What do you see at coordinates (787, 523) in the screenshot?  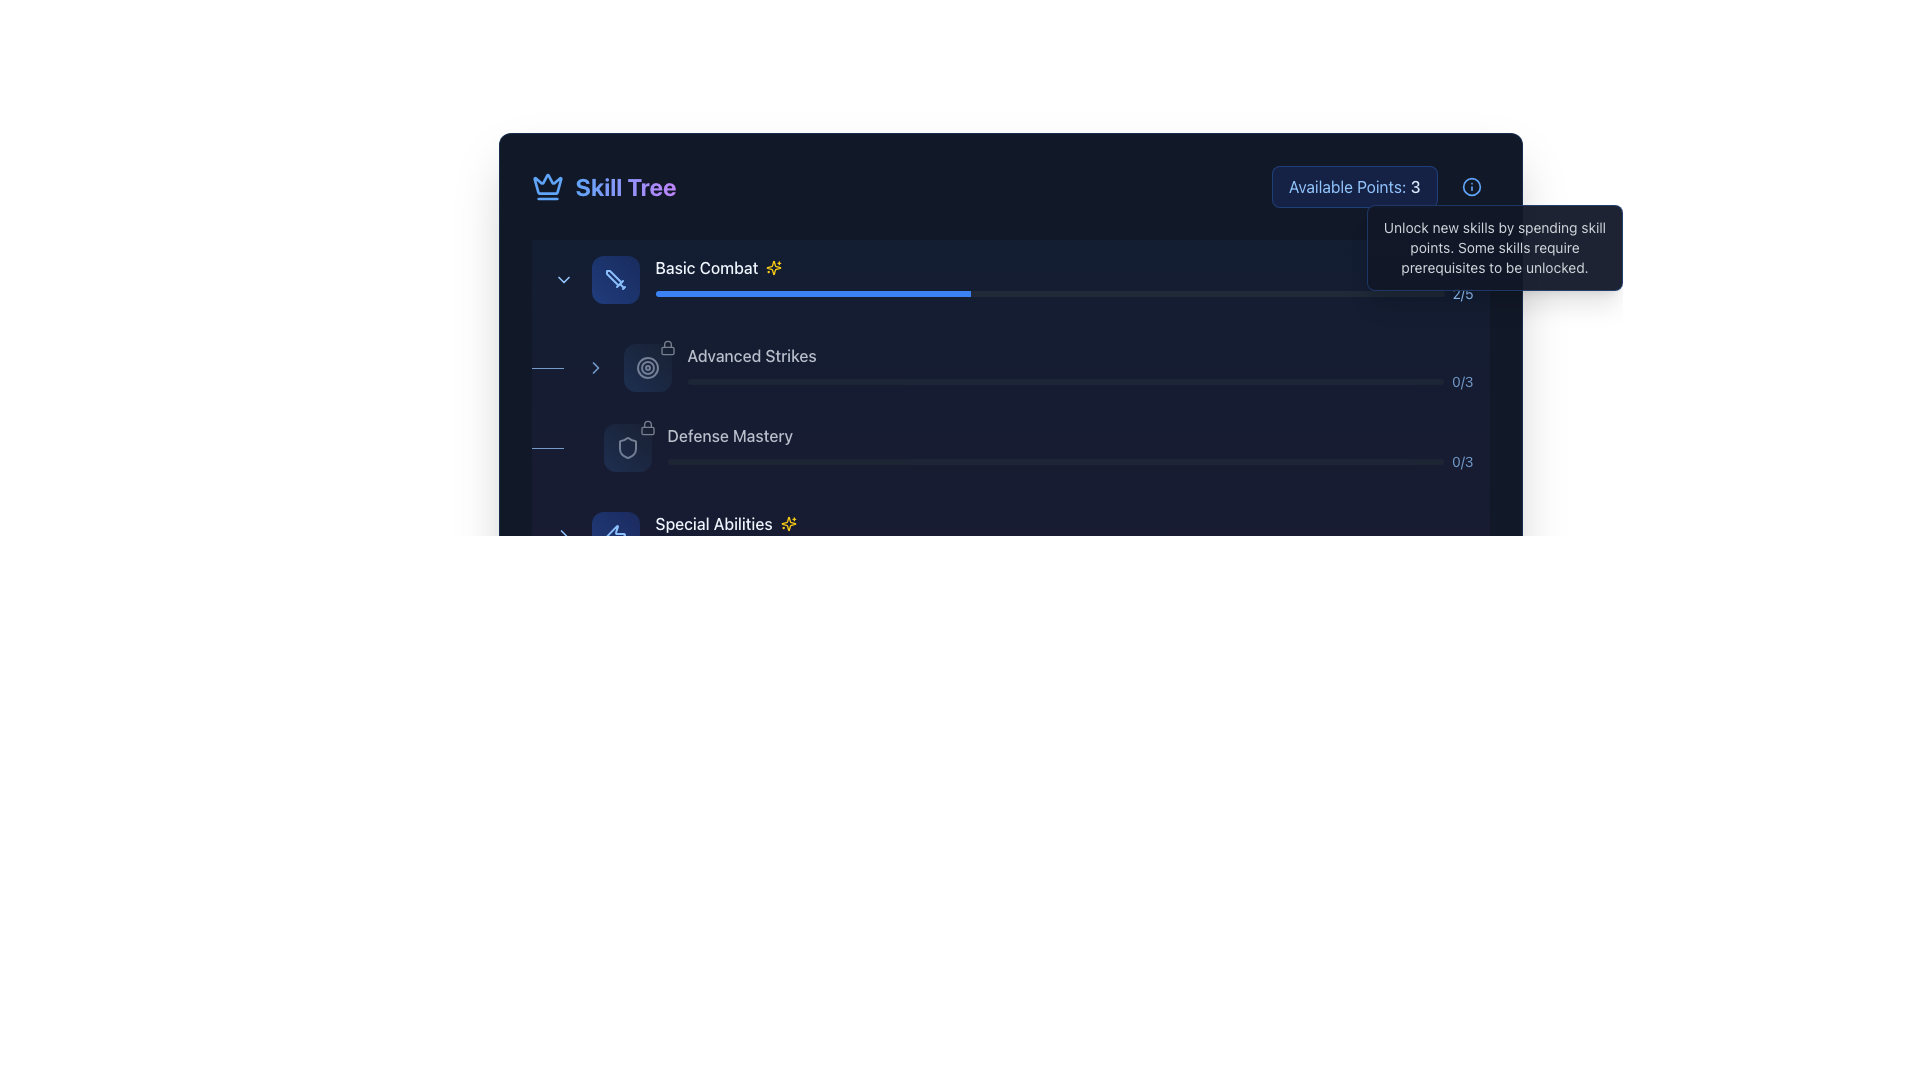 I see `the yellow, spark-shaped icon with a glowing appearance located to the right of the 'Special Abilities' text for context` at bounding box center [787, 523].